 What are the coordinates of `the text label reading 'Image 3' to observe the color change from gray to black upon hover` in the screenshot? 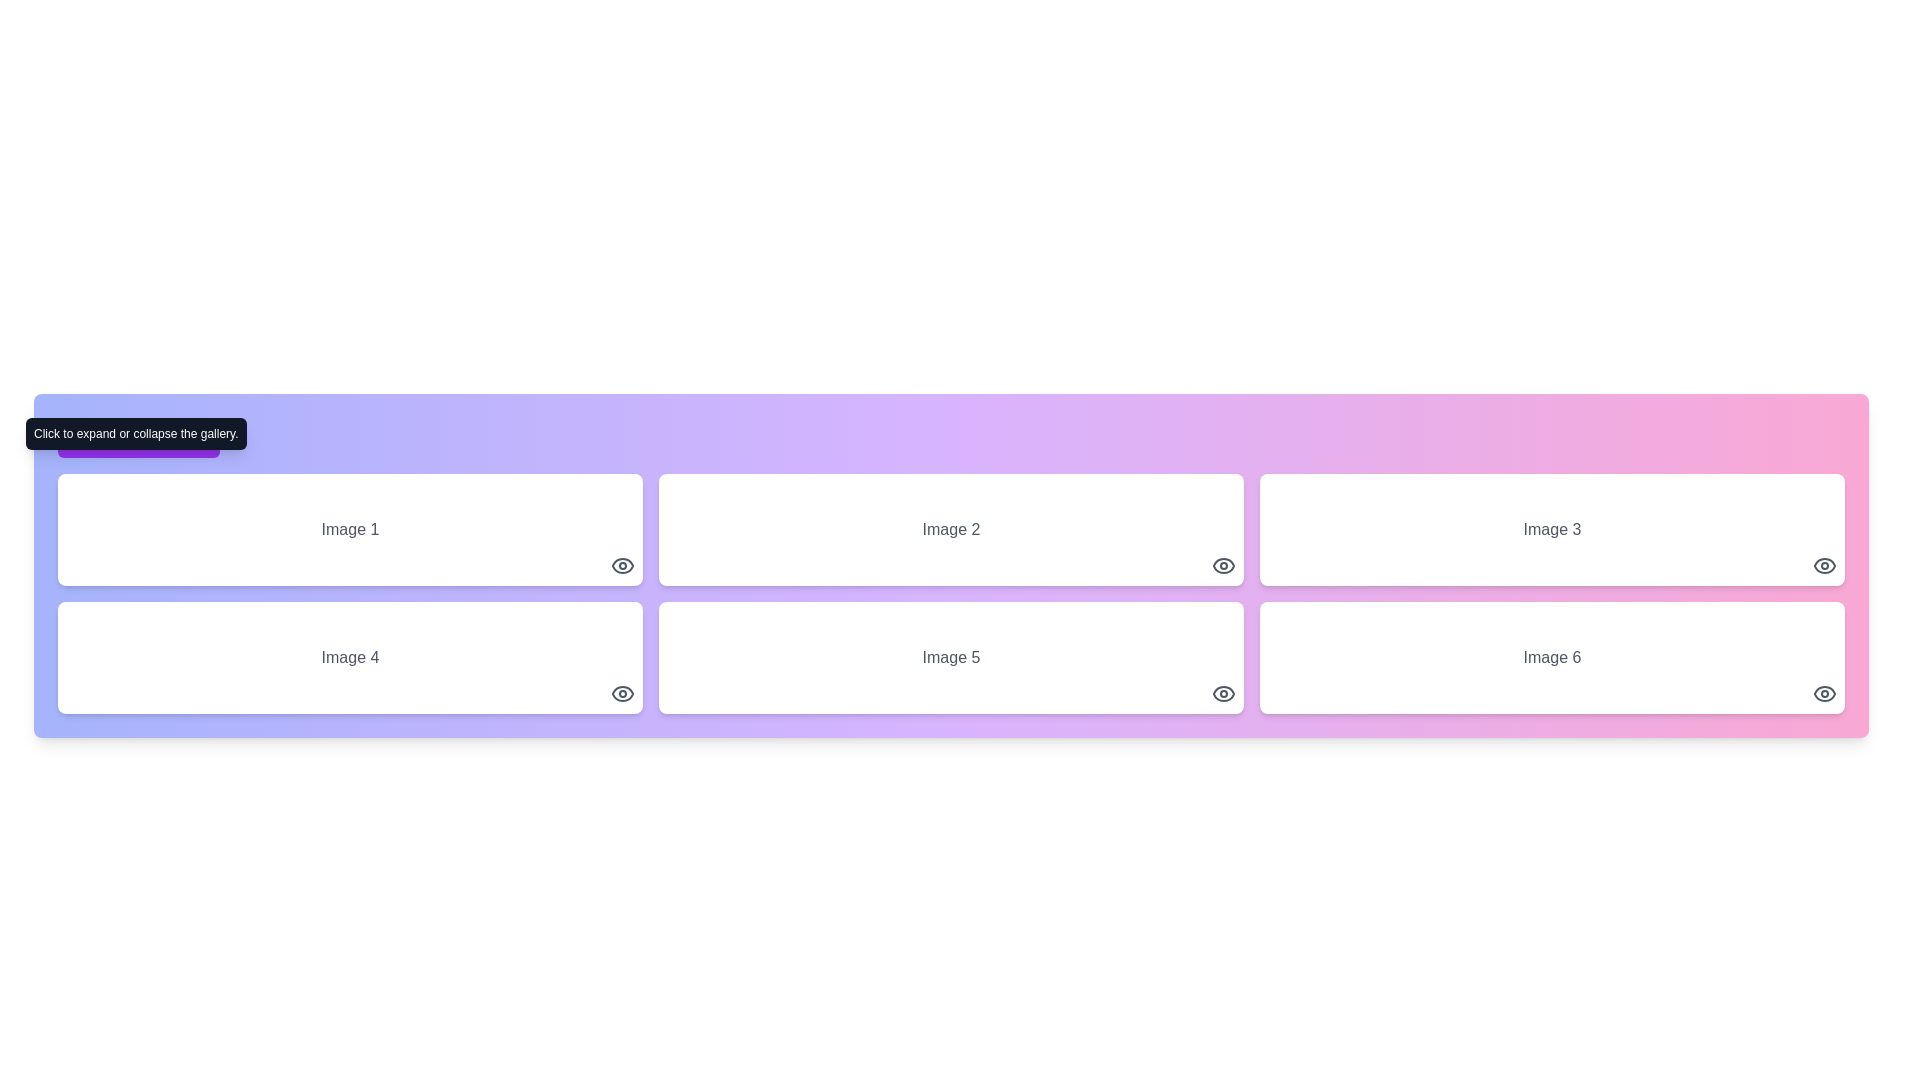 It's located at (1551, 528).